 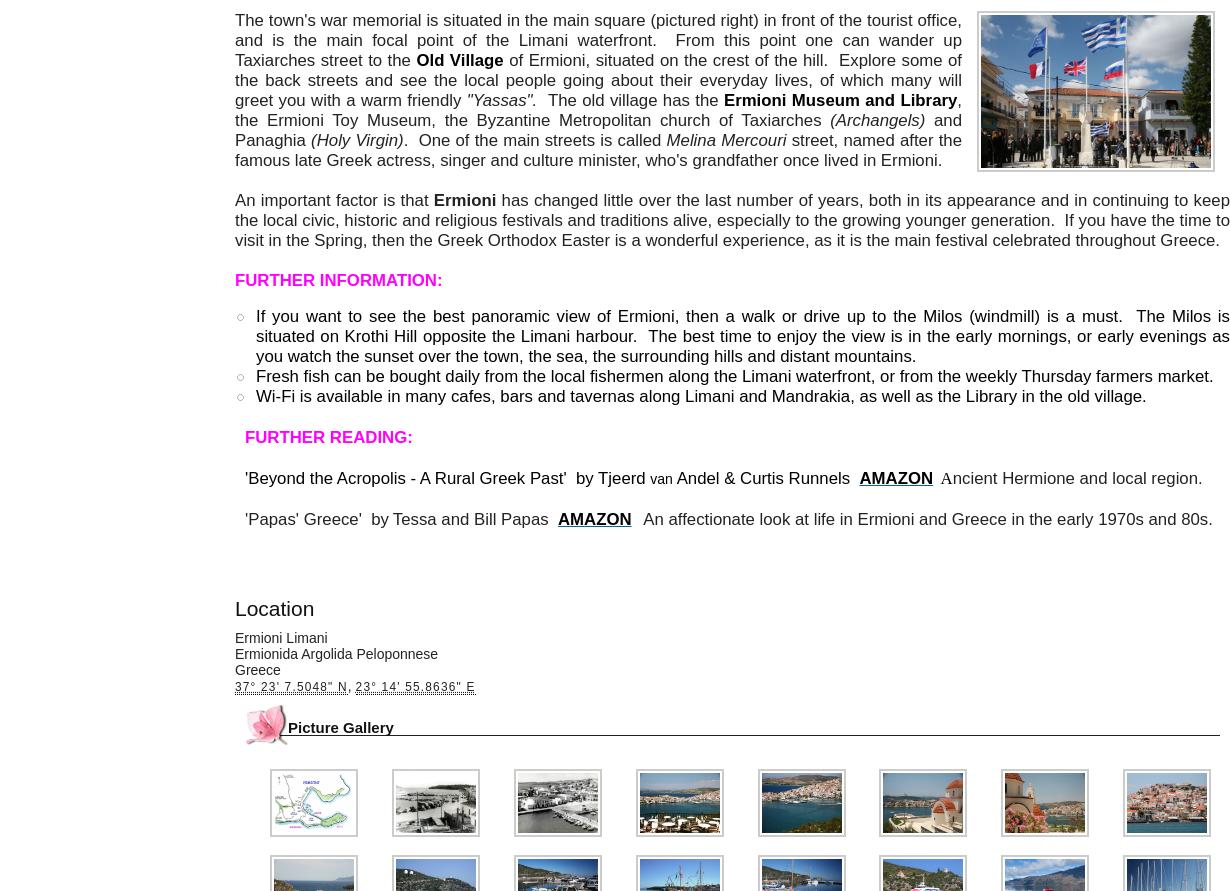 I want to click on 'Picture Gallery', so click(x=339, y=727).